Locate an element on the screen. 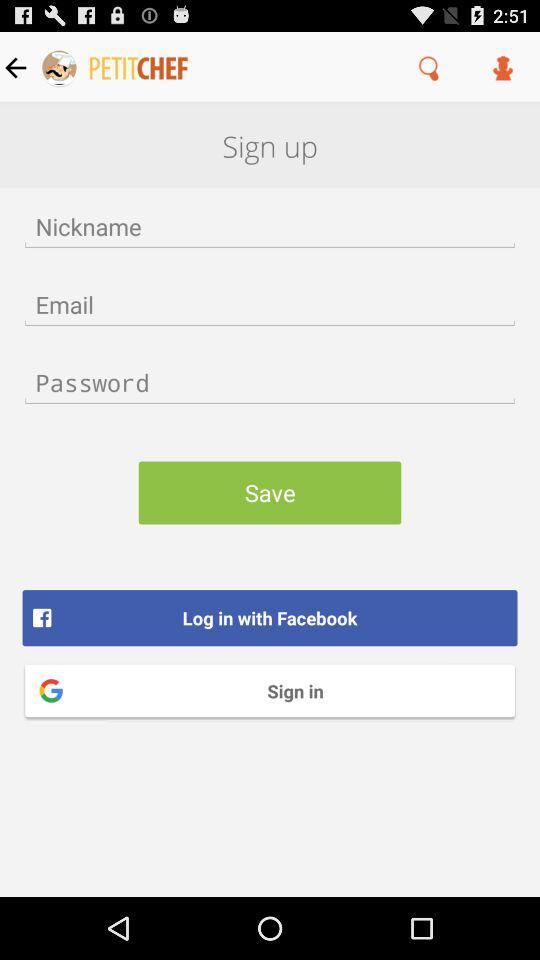 This screenshot has height=960, width=540. password entry field is located at coordinates (270, 381).